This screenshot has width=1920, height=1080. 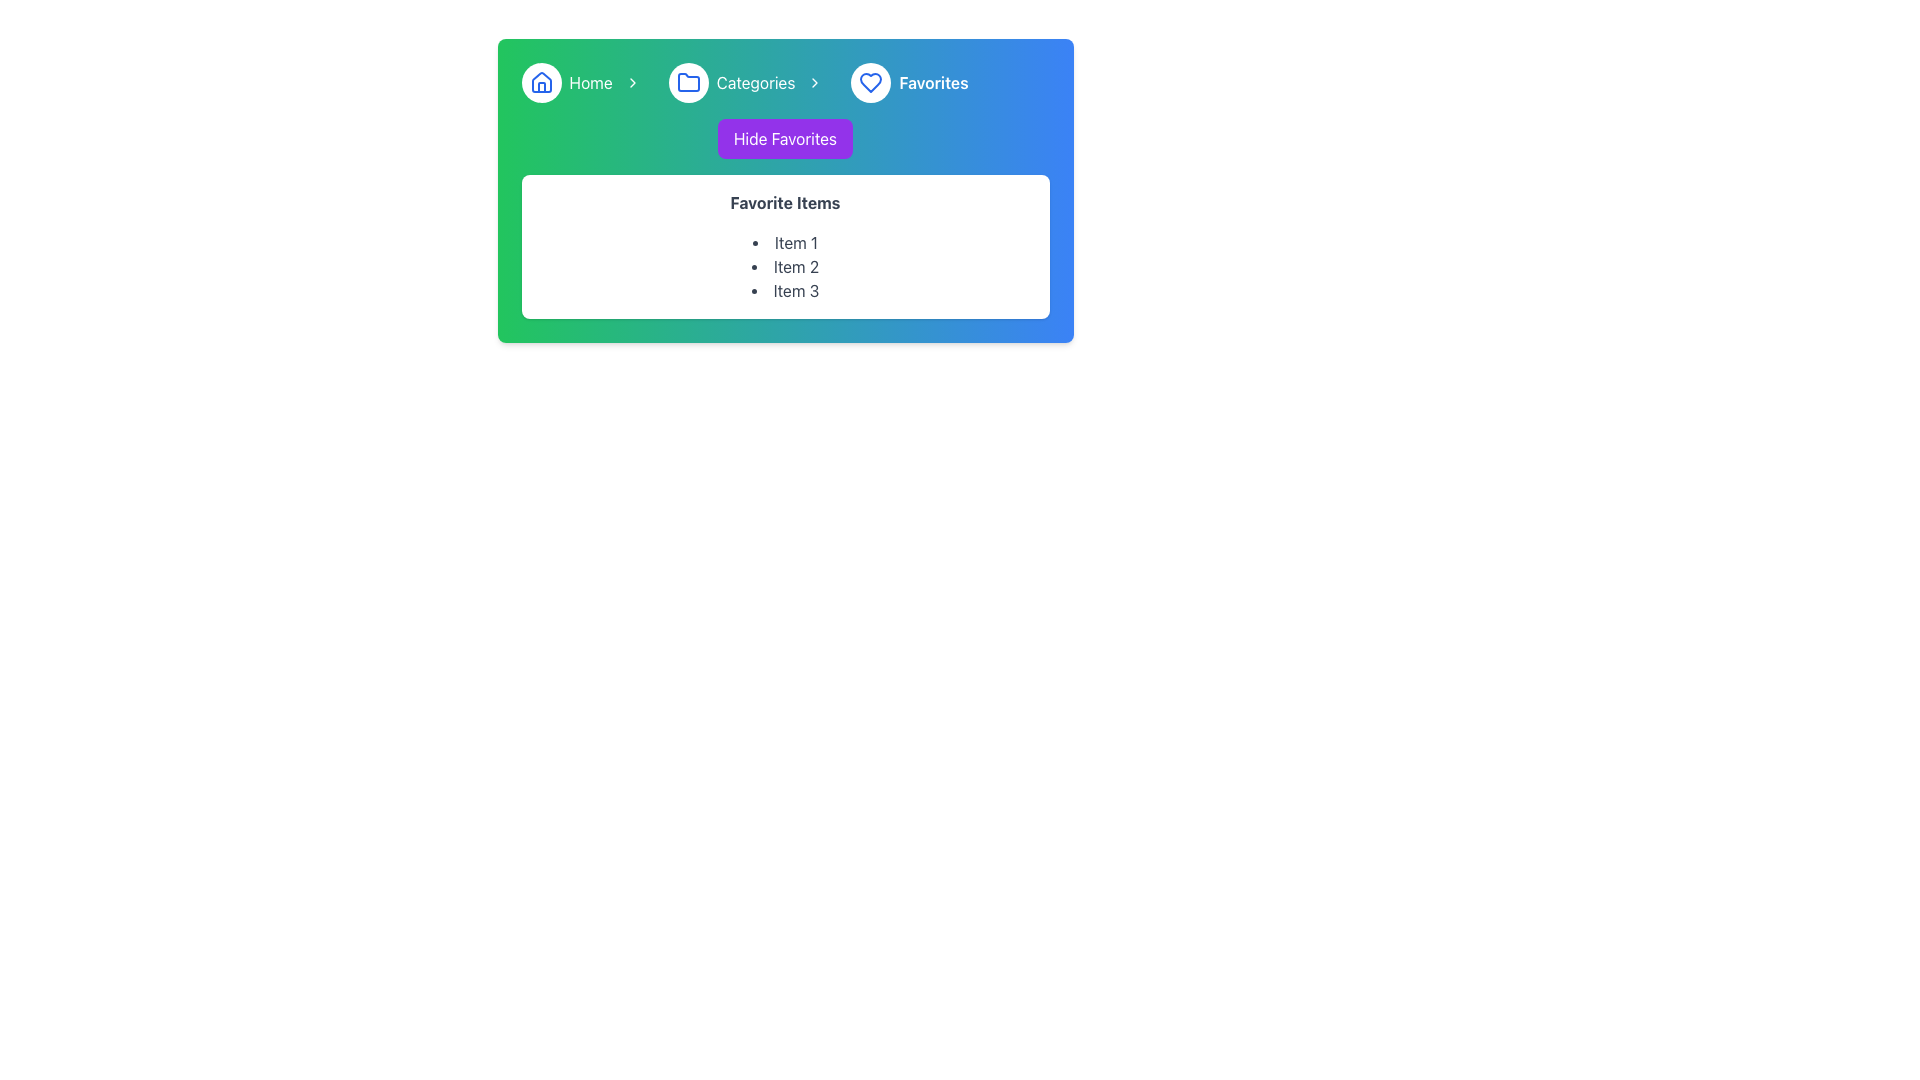 What do you see at coordinates (784, 265) in the screenshot?
I see `the static list containing 'Item 1', 'Item 2', and 'Item 3' under the 'Favorite Items' section` at bounding box center [784, 265].